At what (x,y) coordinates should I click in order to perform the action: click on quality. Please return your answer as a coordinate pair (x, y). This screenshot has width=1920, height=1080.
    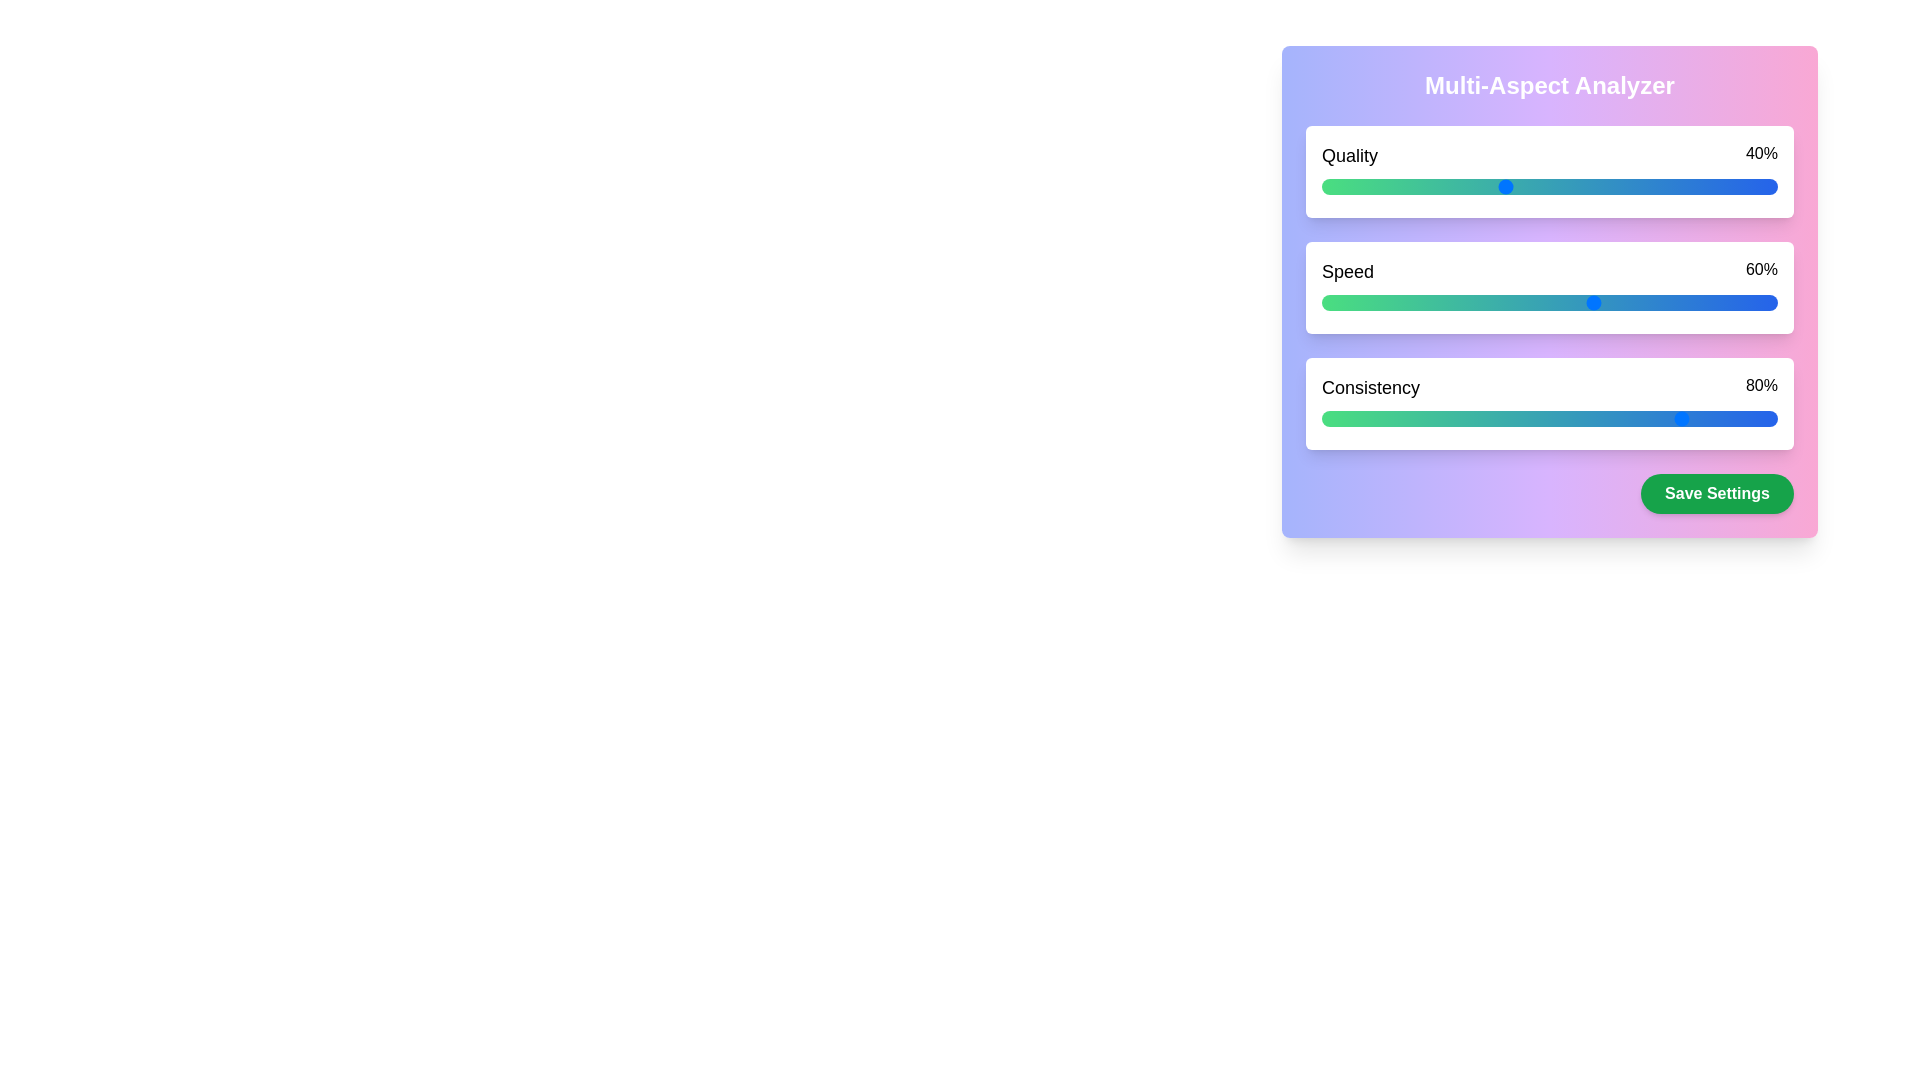
    Looking at the image, I should click on (1745, 186).